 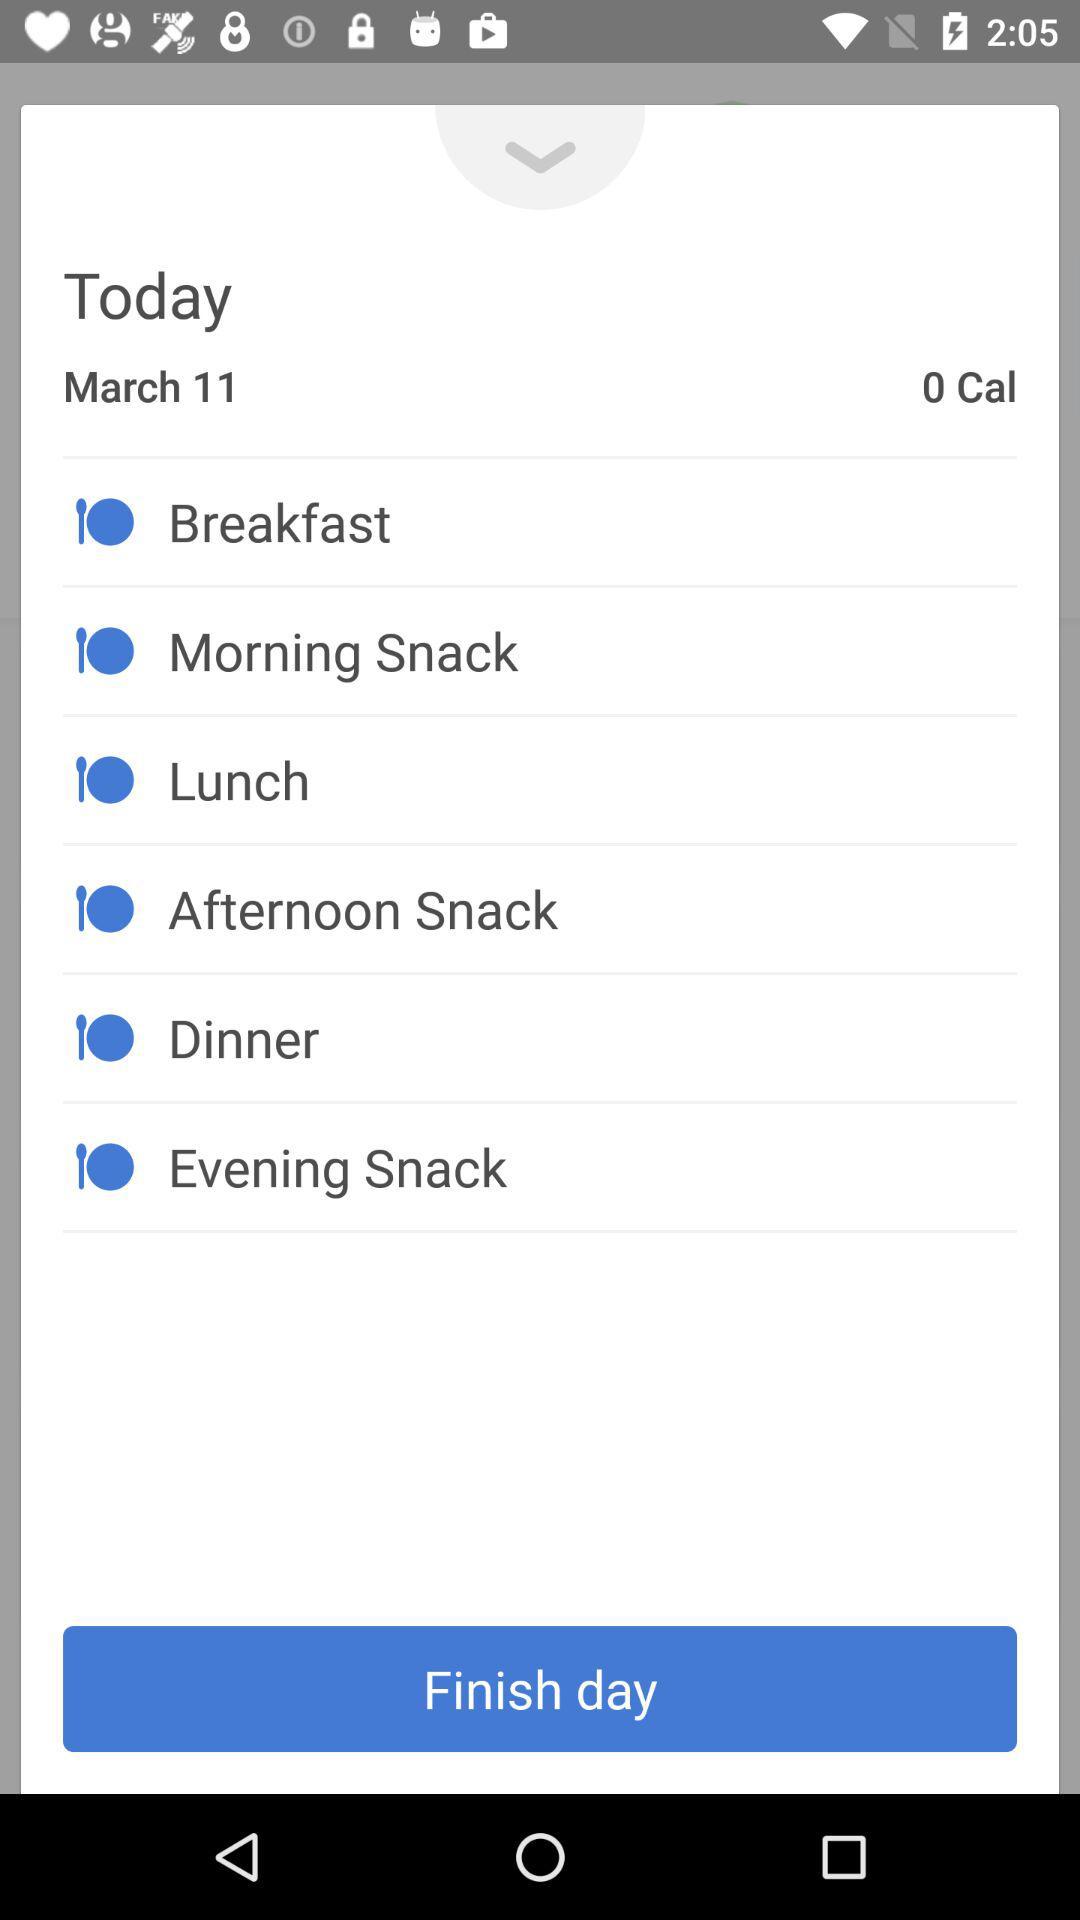 What do you see at coordinates (591, 650) in the screenshot?
I see `item above the lunch icon` at bounding box center [591, 650].